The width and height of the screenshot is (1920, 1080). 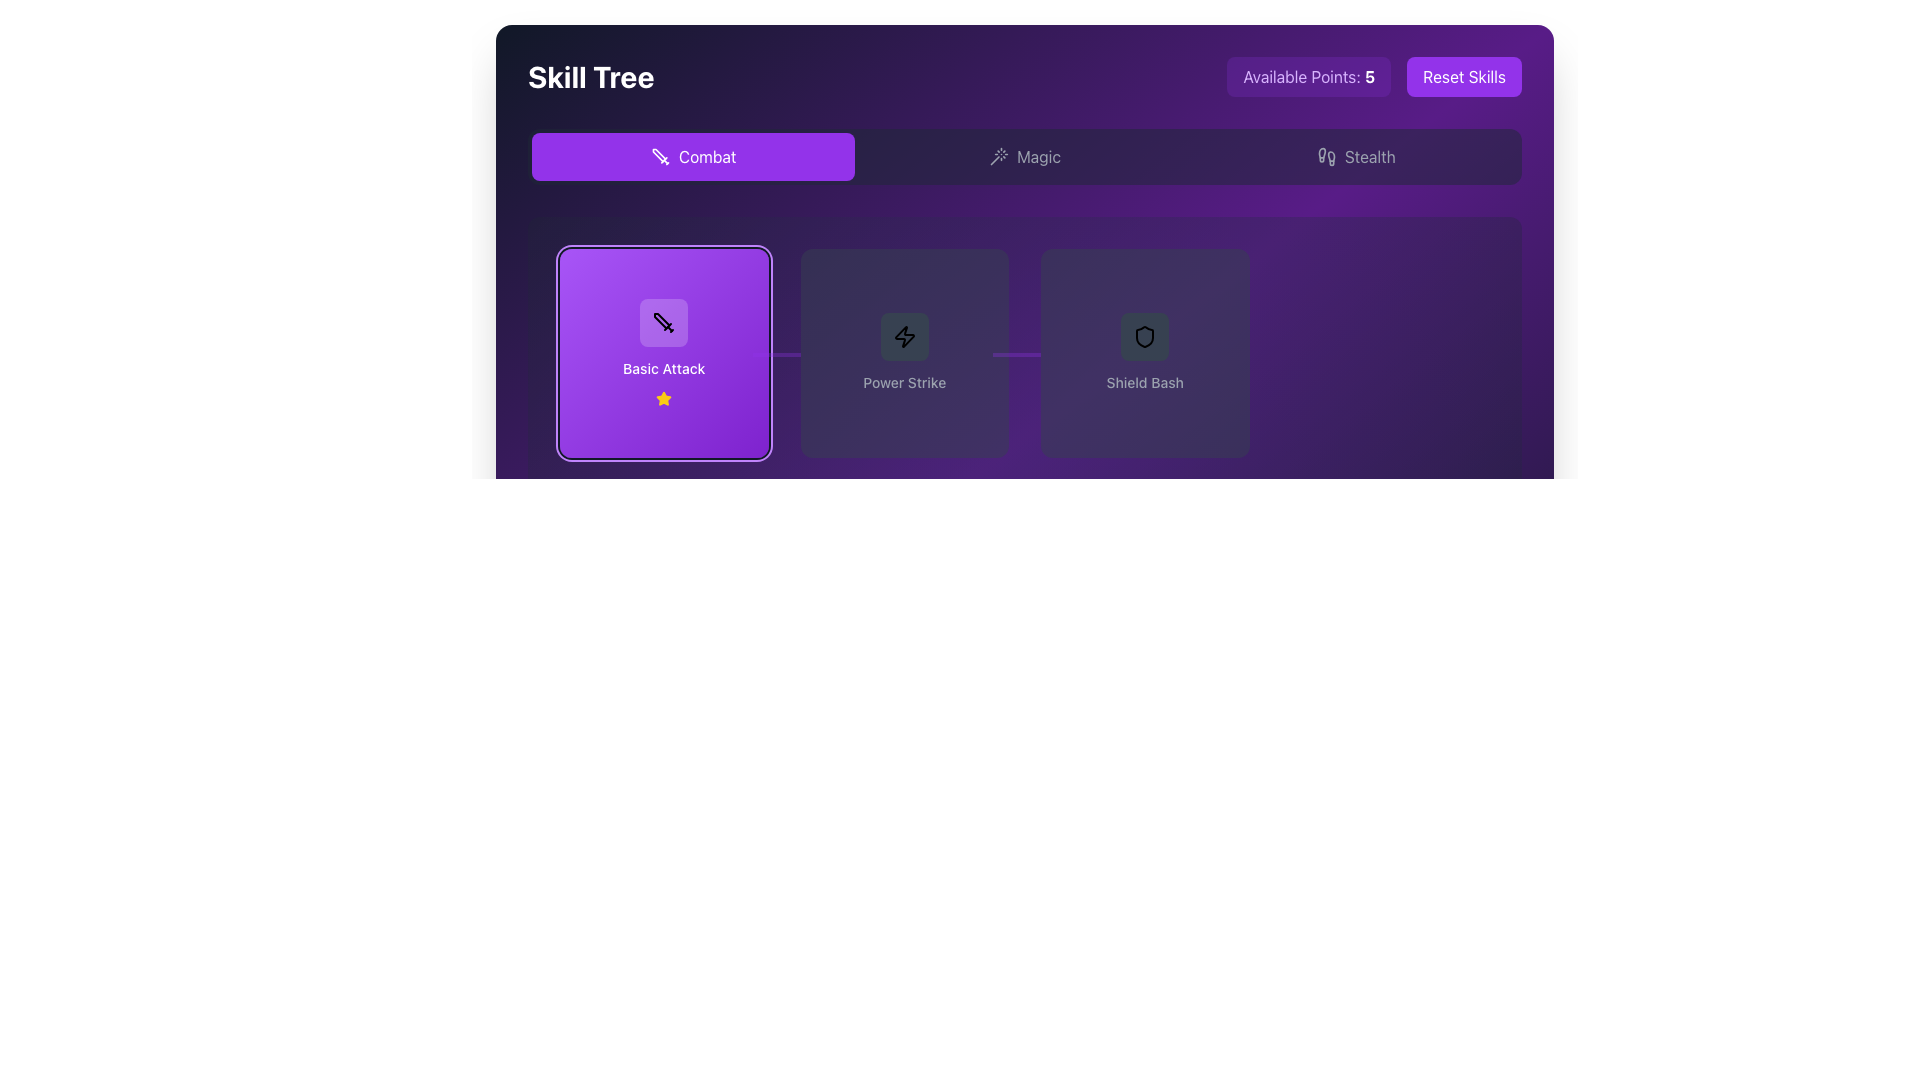 What do you see at coordinates (693, 156) in the screenshot?
I see `the leftmost button in the skill tree interface` at bounding box center [693, 156].